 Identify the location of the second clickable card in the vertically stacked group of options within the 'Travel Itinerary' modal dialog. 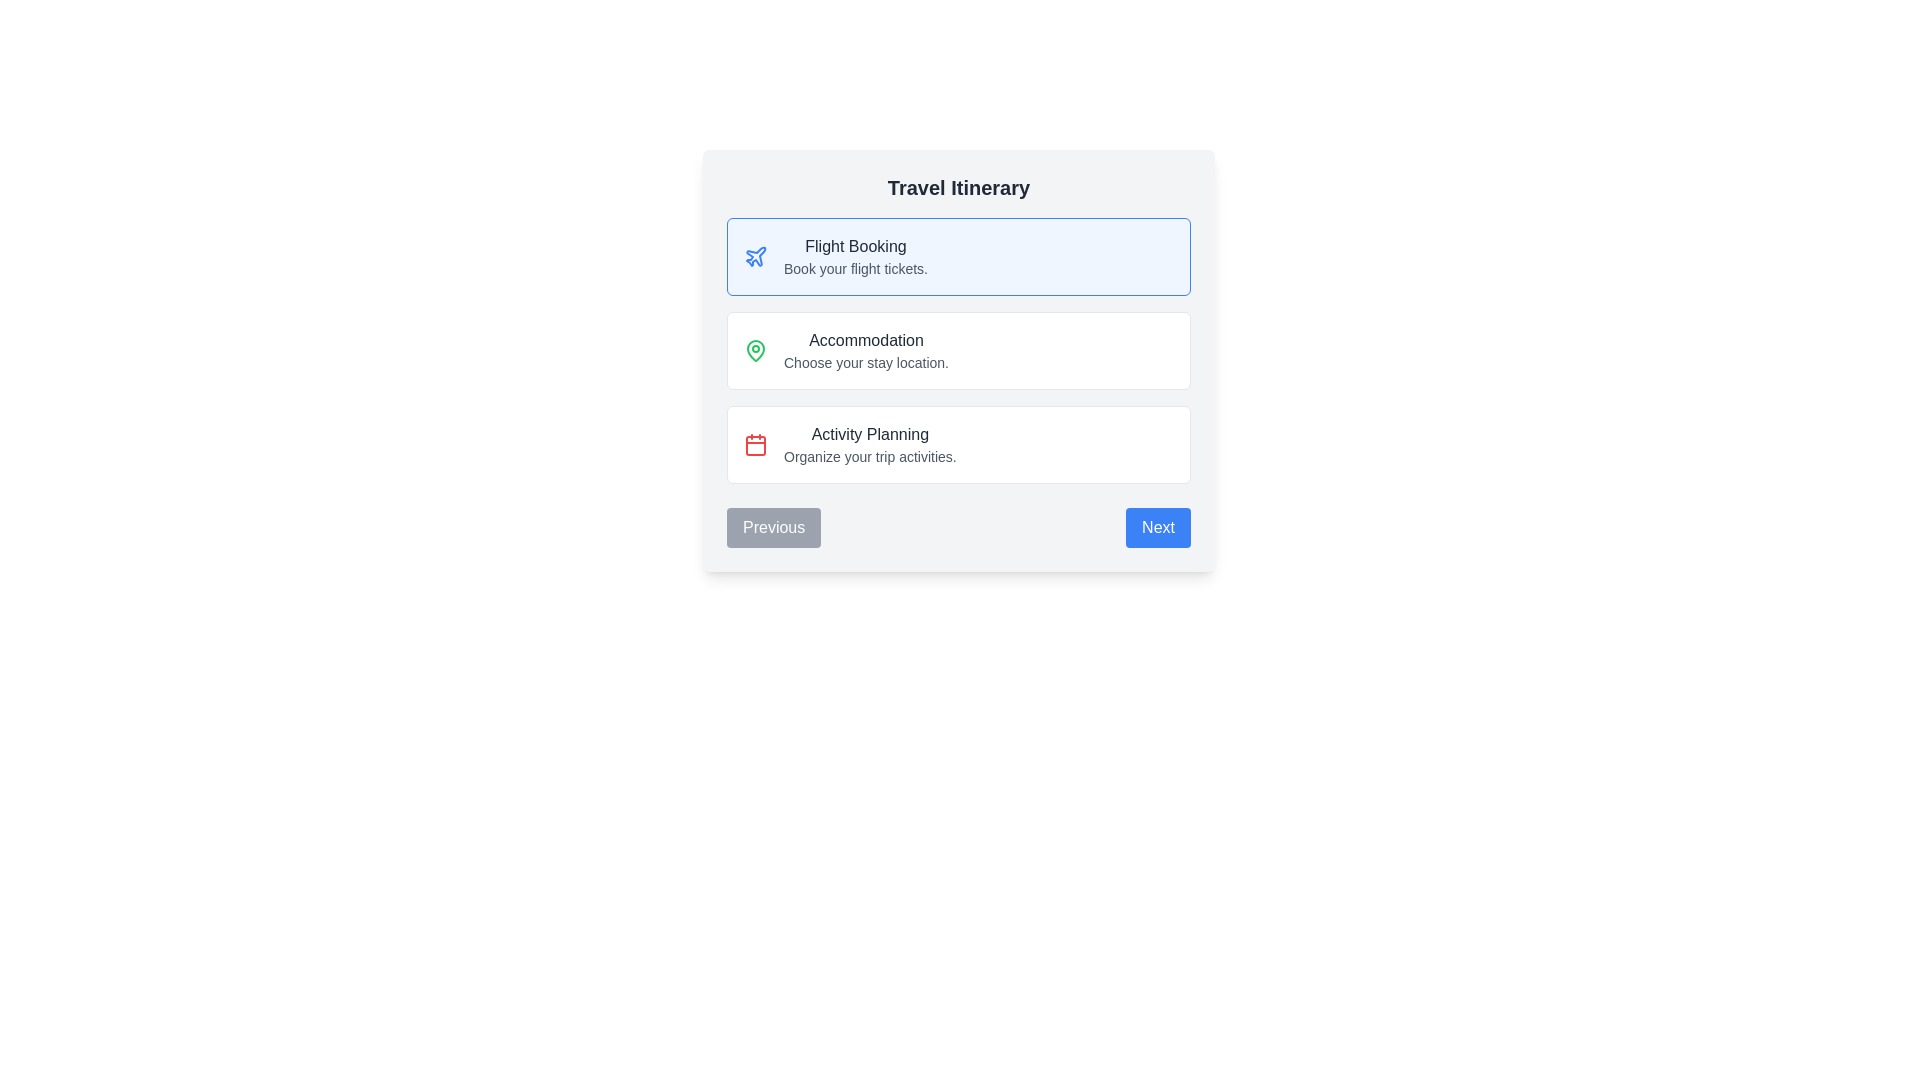
(958, 350).